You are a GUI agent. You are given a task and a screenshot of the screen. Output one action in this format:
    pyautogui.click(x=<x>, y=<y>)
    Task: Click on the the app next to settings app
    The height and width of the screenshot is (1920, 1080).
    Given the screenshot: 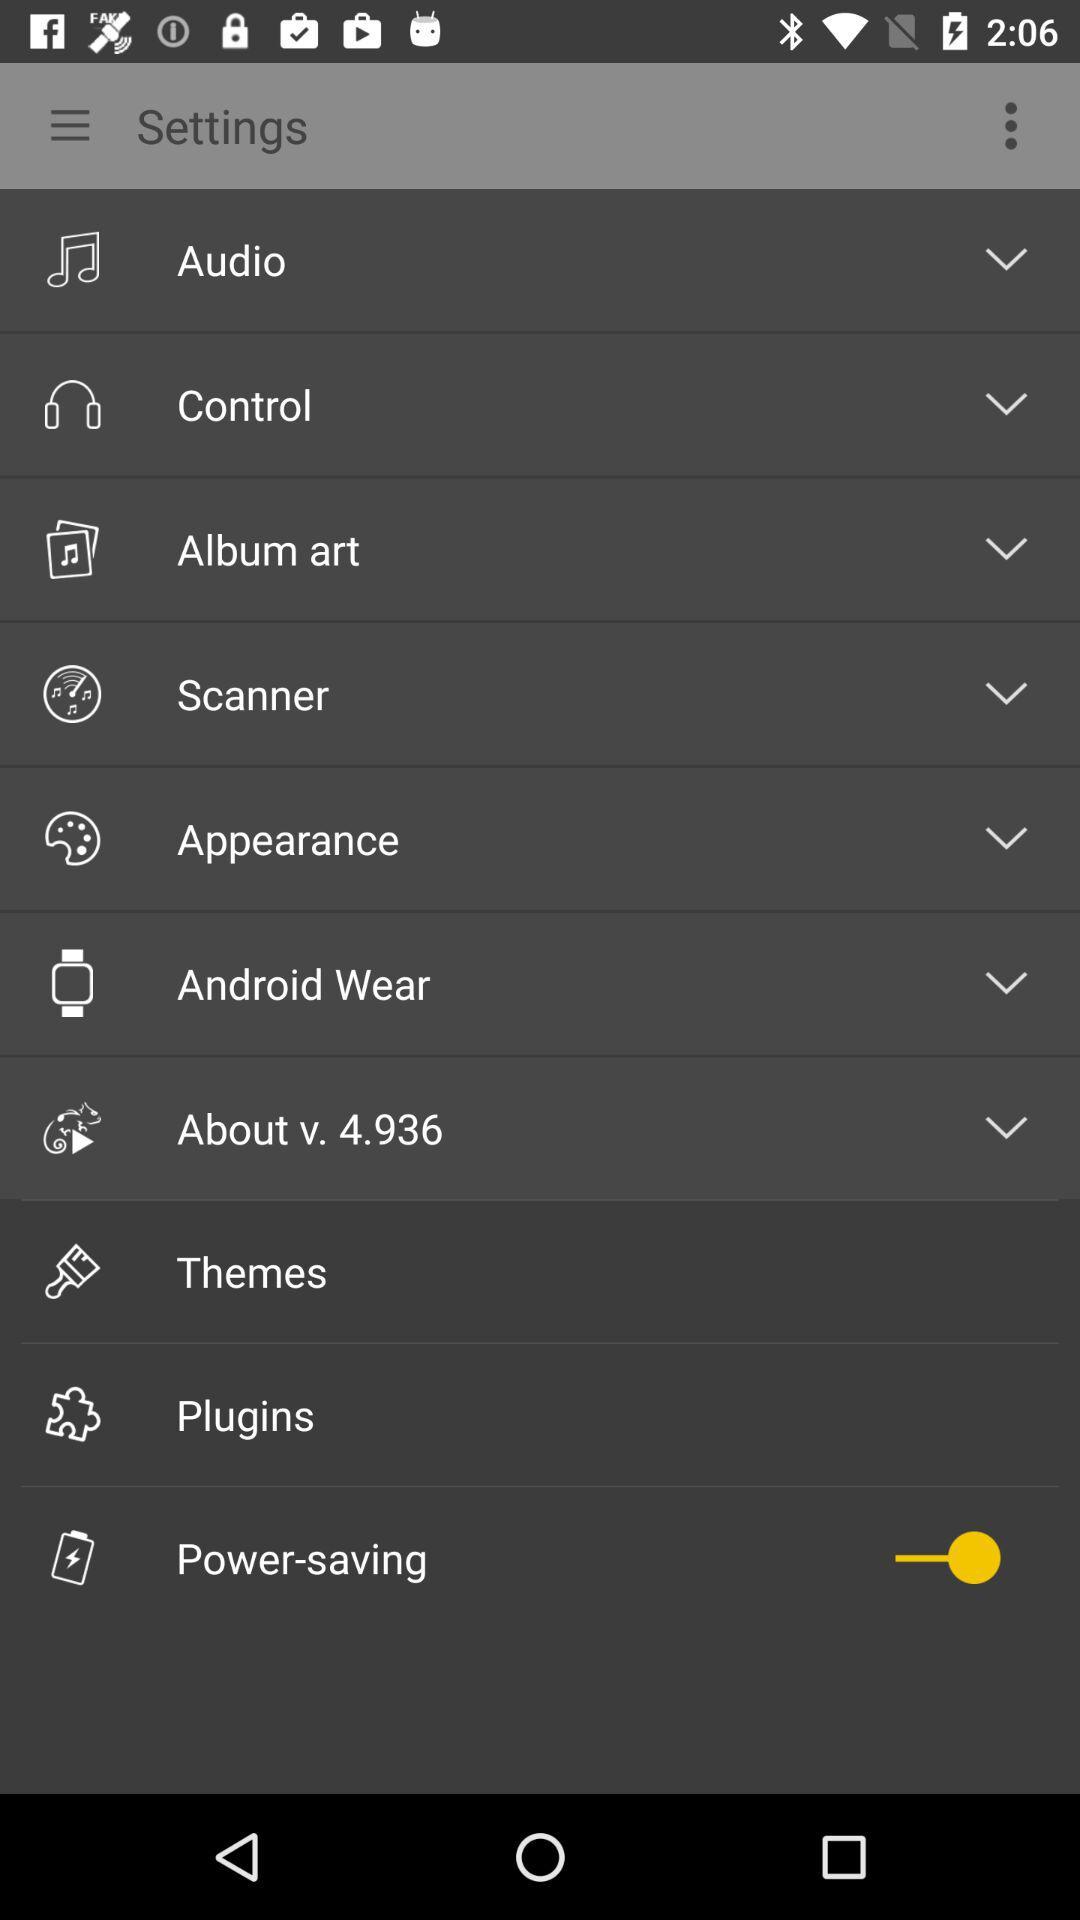 What is the action you would take?
    pyautogui.click(x=61, y=124)
    